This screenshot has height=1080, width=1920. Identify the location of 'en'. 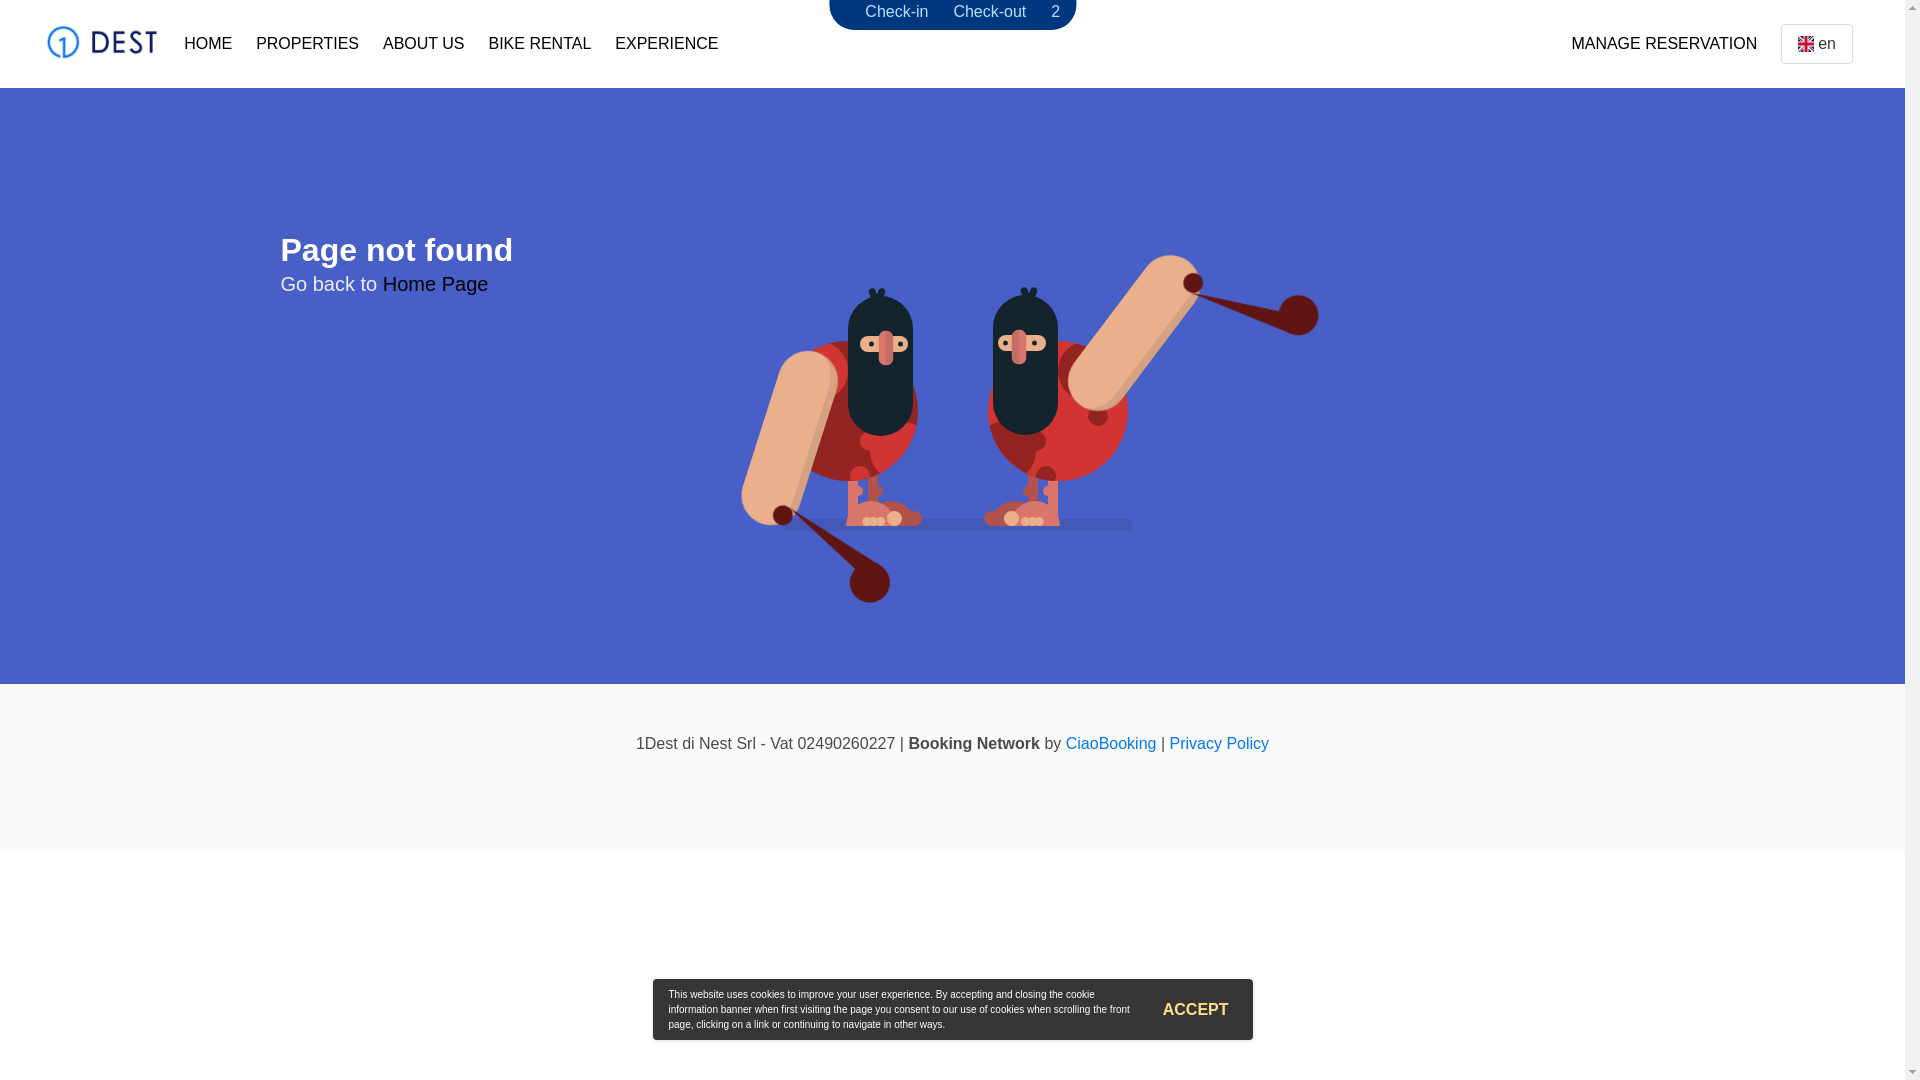
(1805, 43).